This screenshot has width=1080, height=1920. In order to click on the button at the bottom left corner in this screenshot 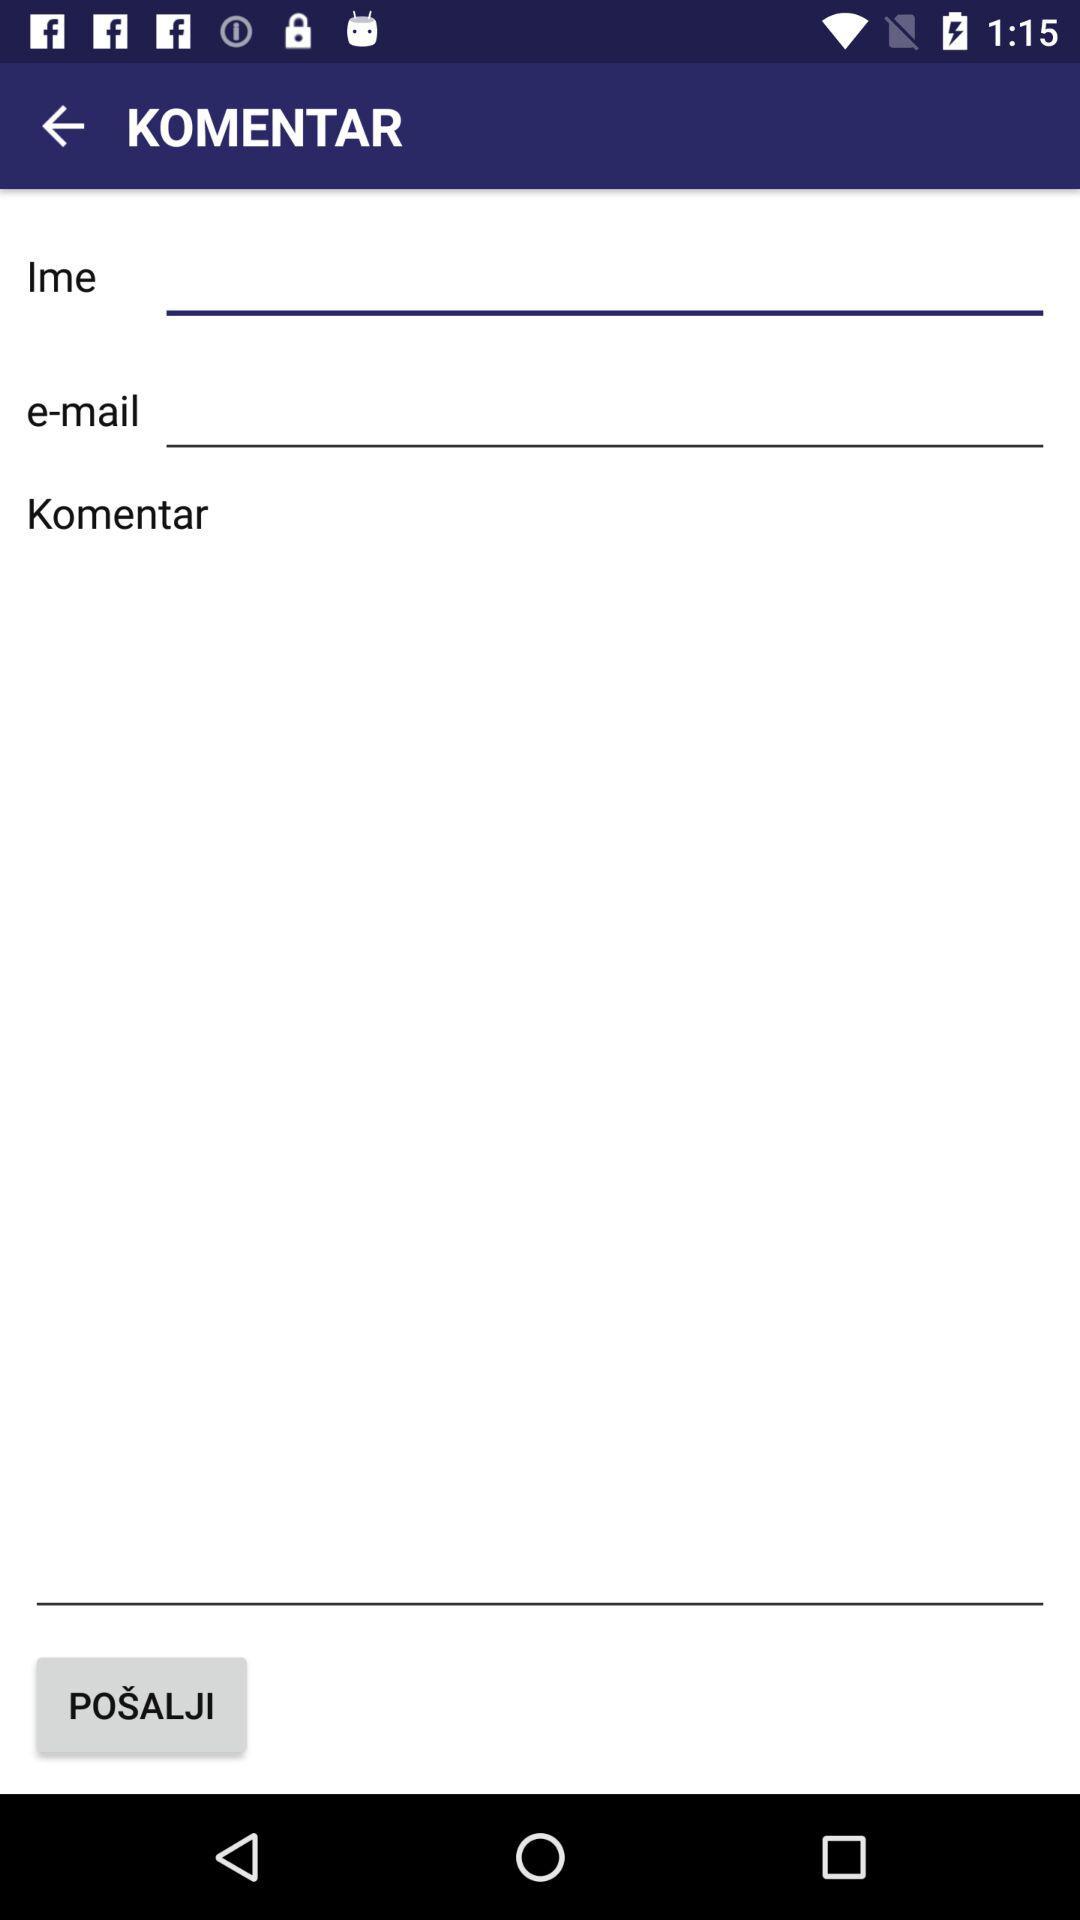, I will do `click(140, 1703)`.